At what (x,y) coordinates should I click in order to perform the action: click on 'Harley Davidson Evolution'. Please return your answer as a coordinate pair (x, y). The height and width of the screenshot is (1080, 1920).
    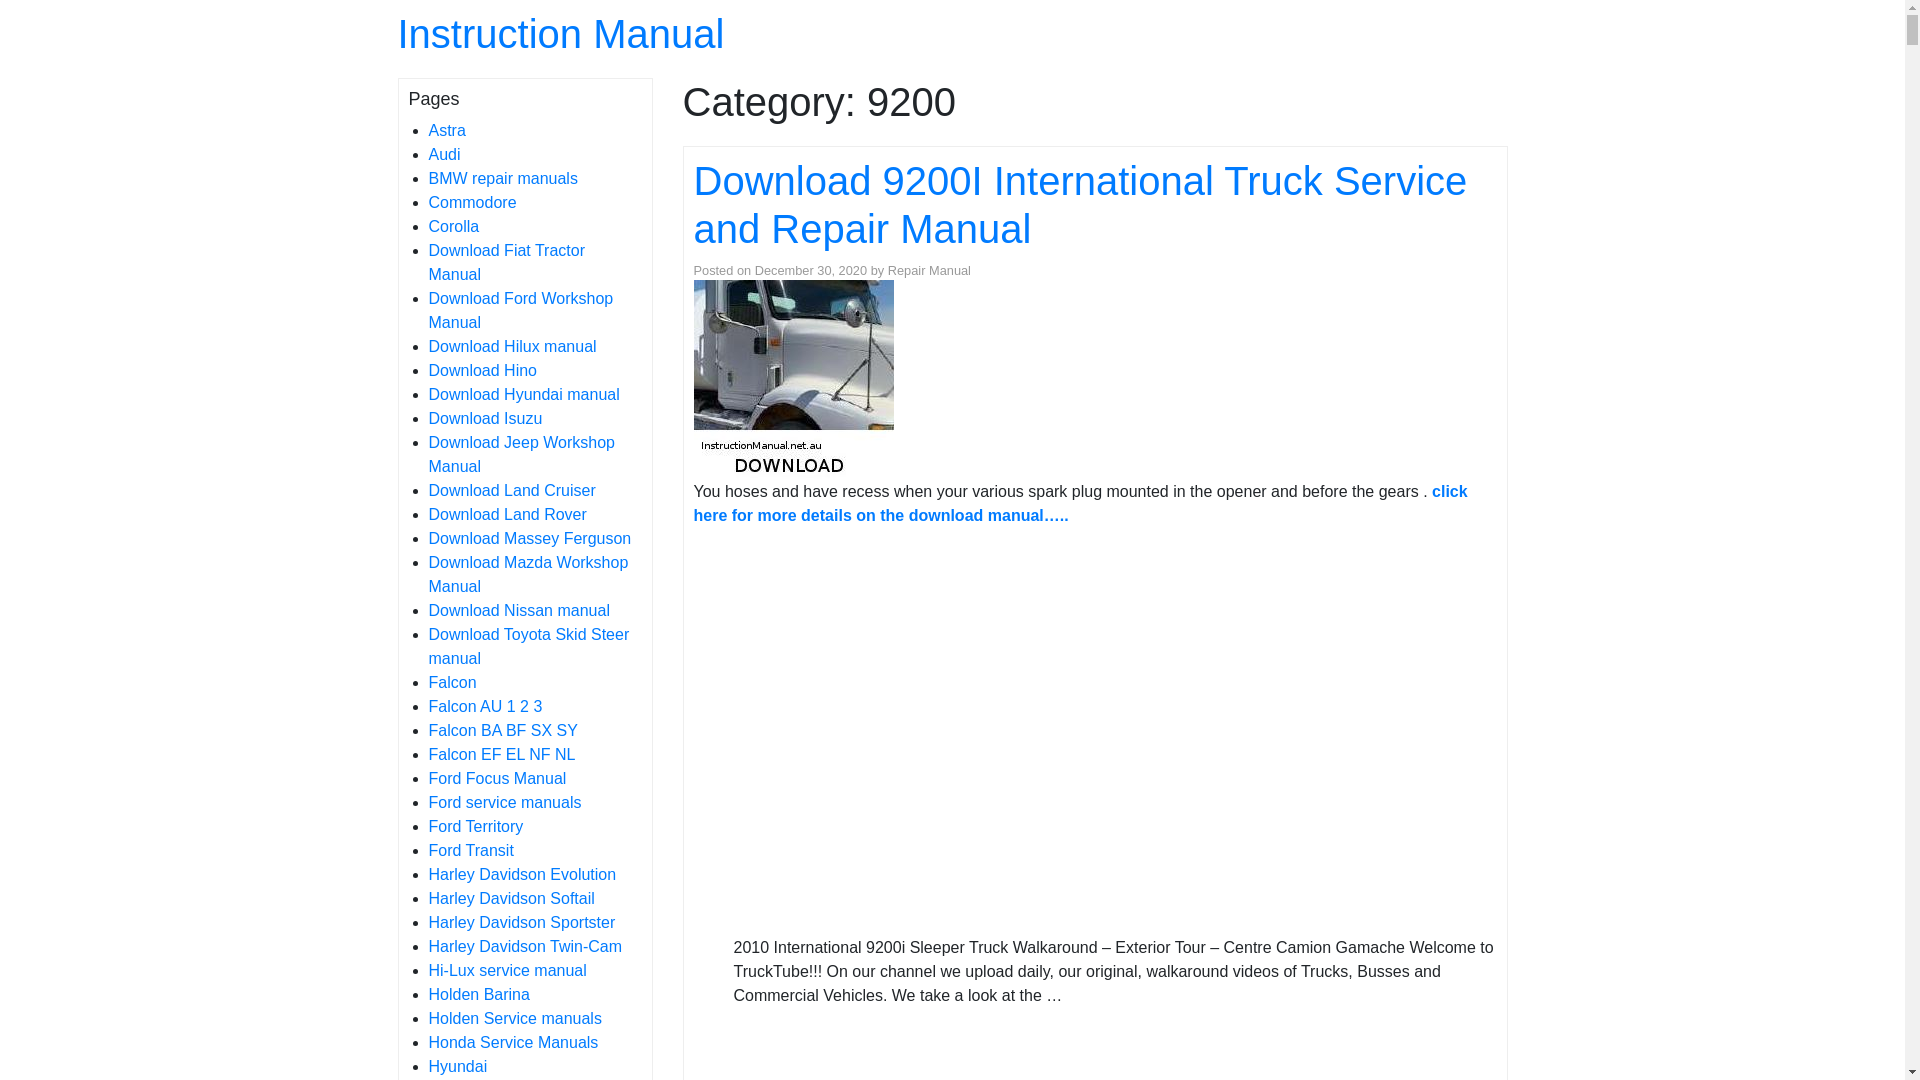
    Looking at the image, I should click on (426, 873).